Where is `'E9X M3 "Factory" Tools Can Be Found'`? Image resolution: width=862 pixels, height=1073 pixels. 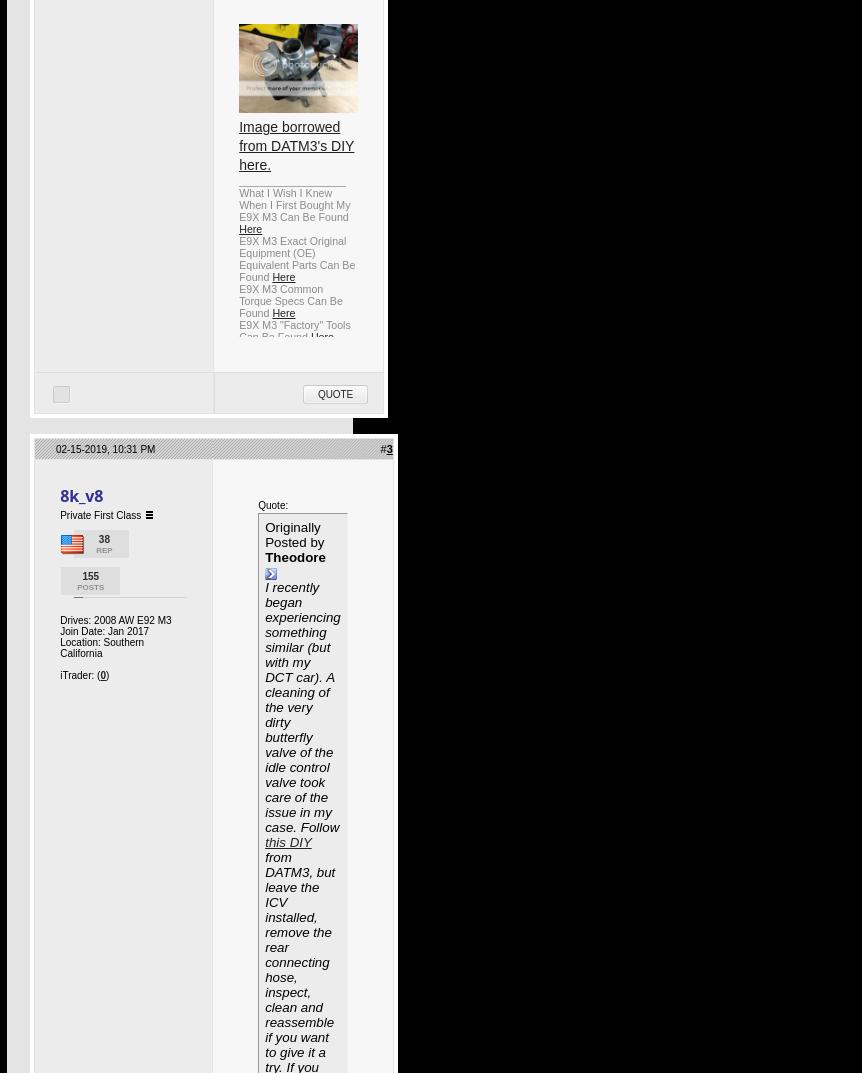 'E9X M3 "Factory" Tools Can Be Found' is located at coordinates (294, 331).